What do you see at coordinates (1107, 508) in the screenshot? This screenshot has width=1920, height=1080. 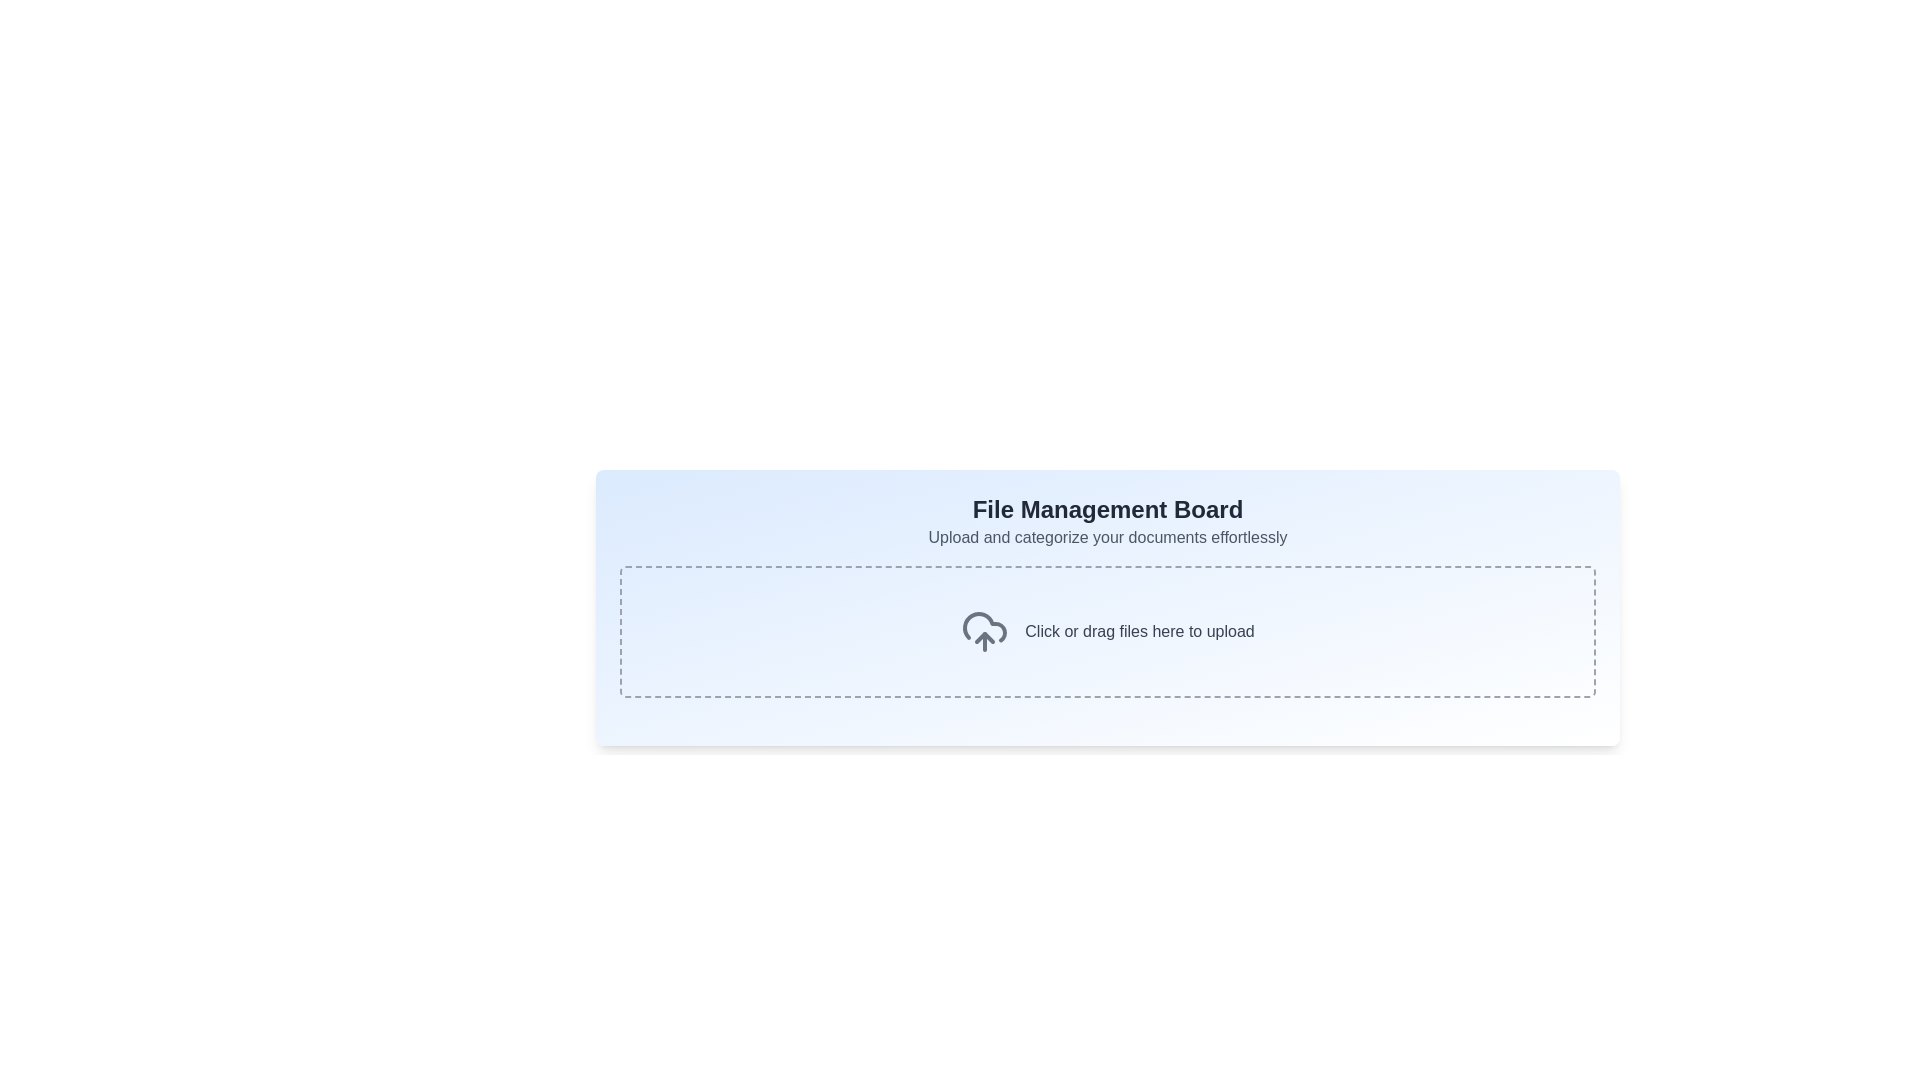 I see `text label that displays 'File Management Board', which is bold and centered on a pale blue background` at bounding box center [1107, 508].